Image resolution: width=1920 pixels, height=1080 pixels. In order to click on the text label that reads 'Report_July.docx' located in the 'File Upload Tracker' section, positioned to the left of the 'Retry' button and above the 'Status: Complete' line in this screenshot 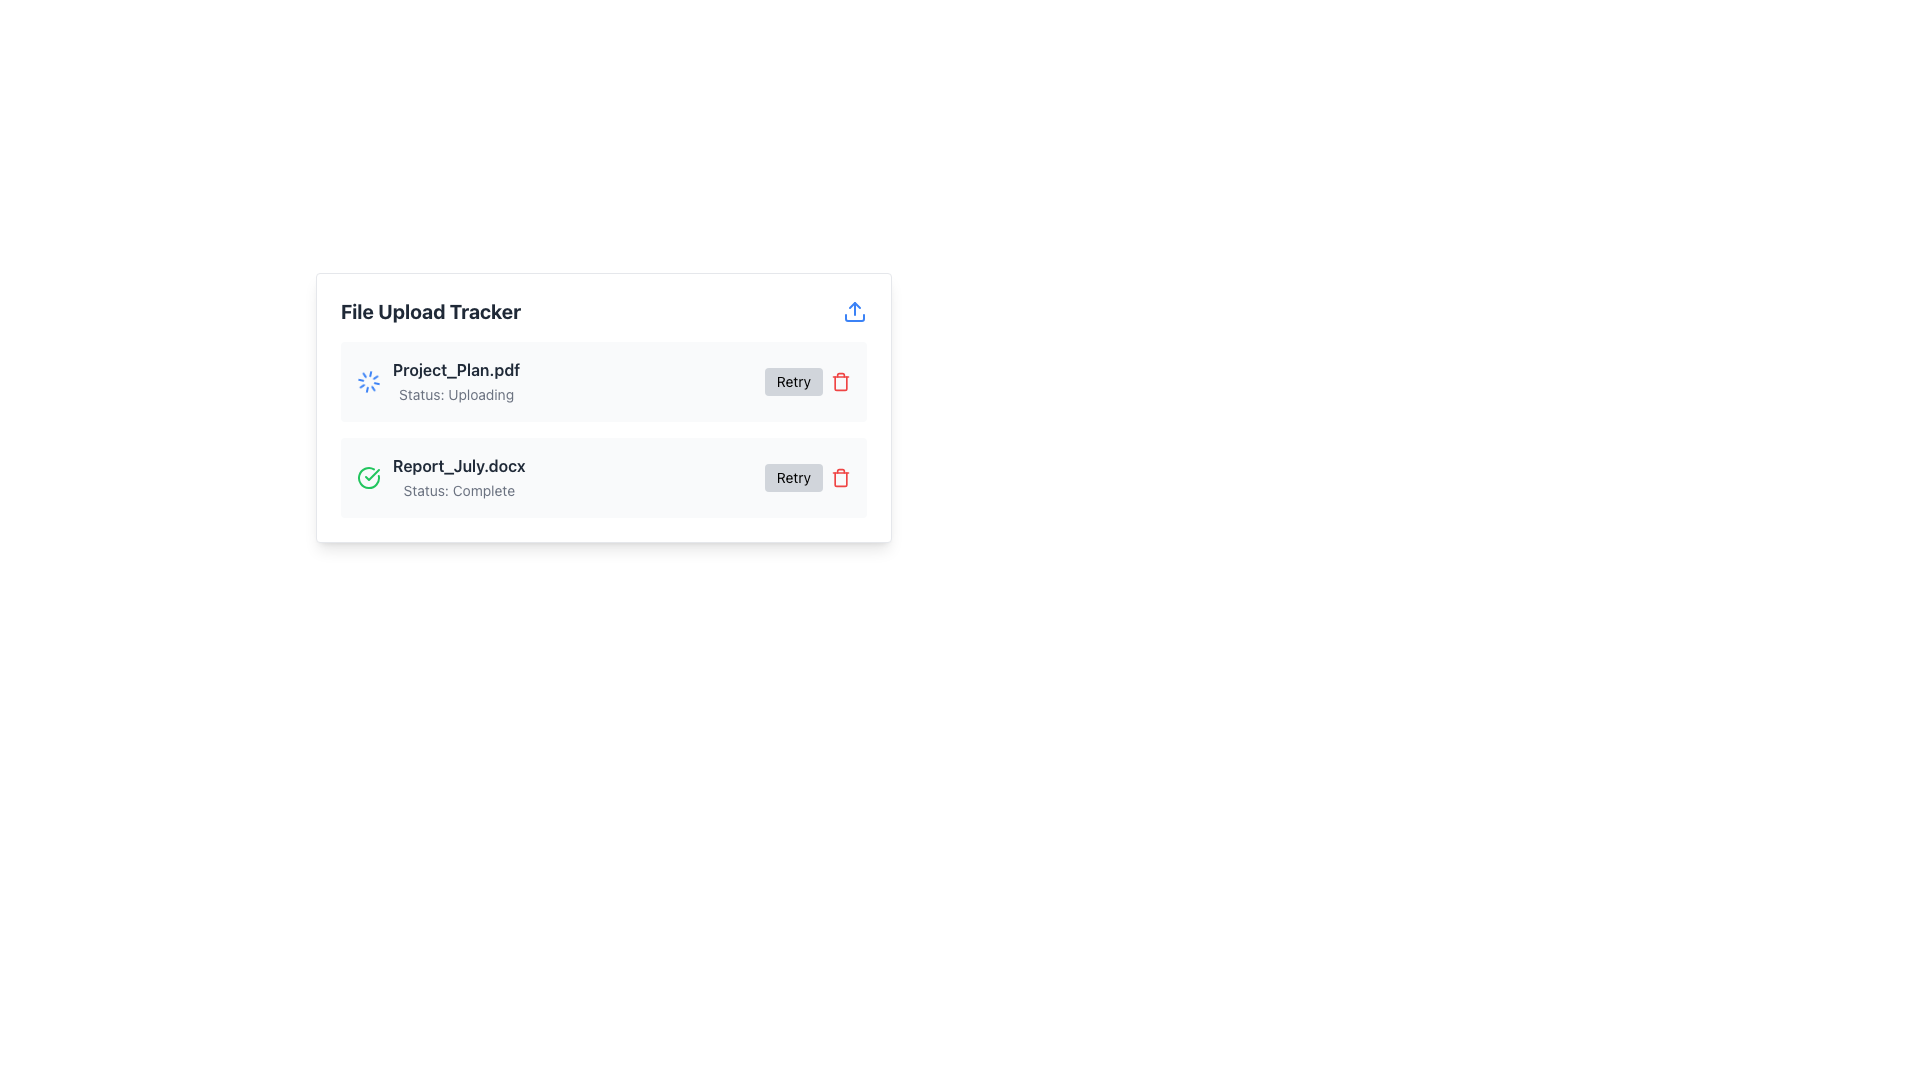, I will do `click(458, 466)`.